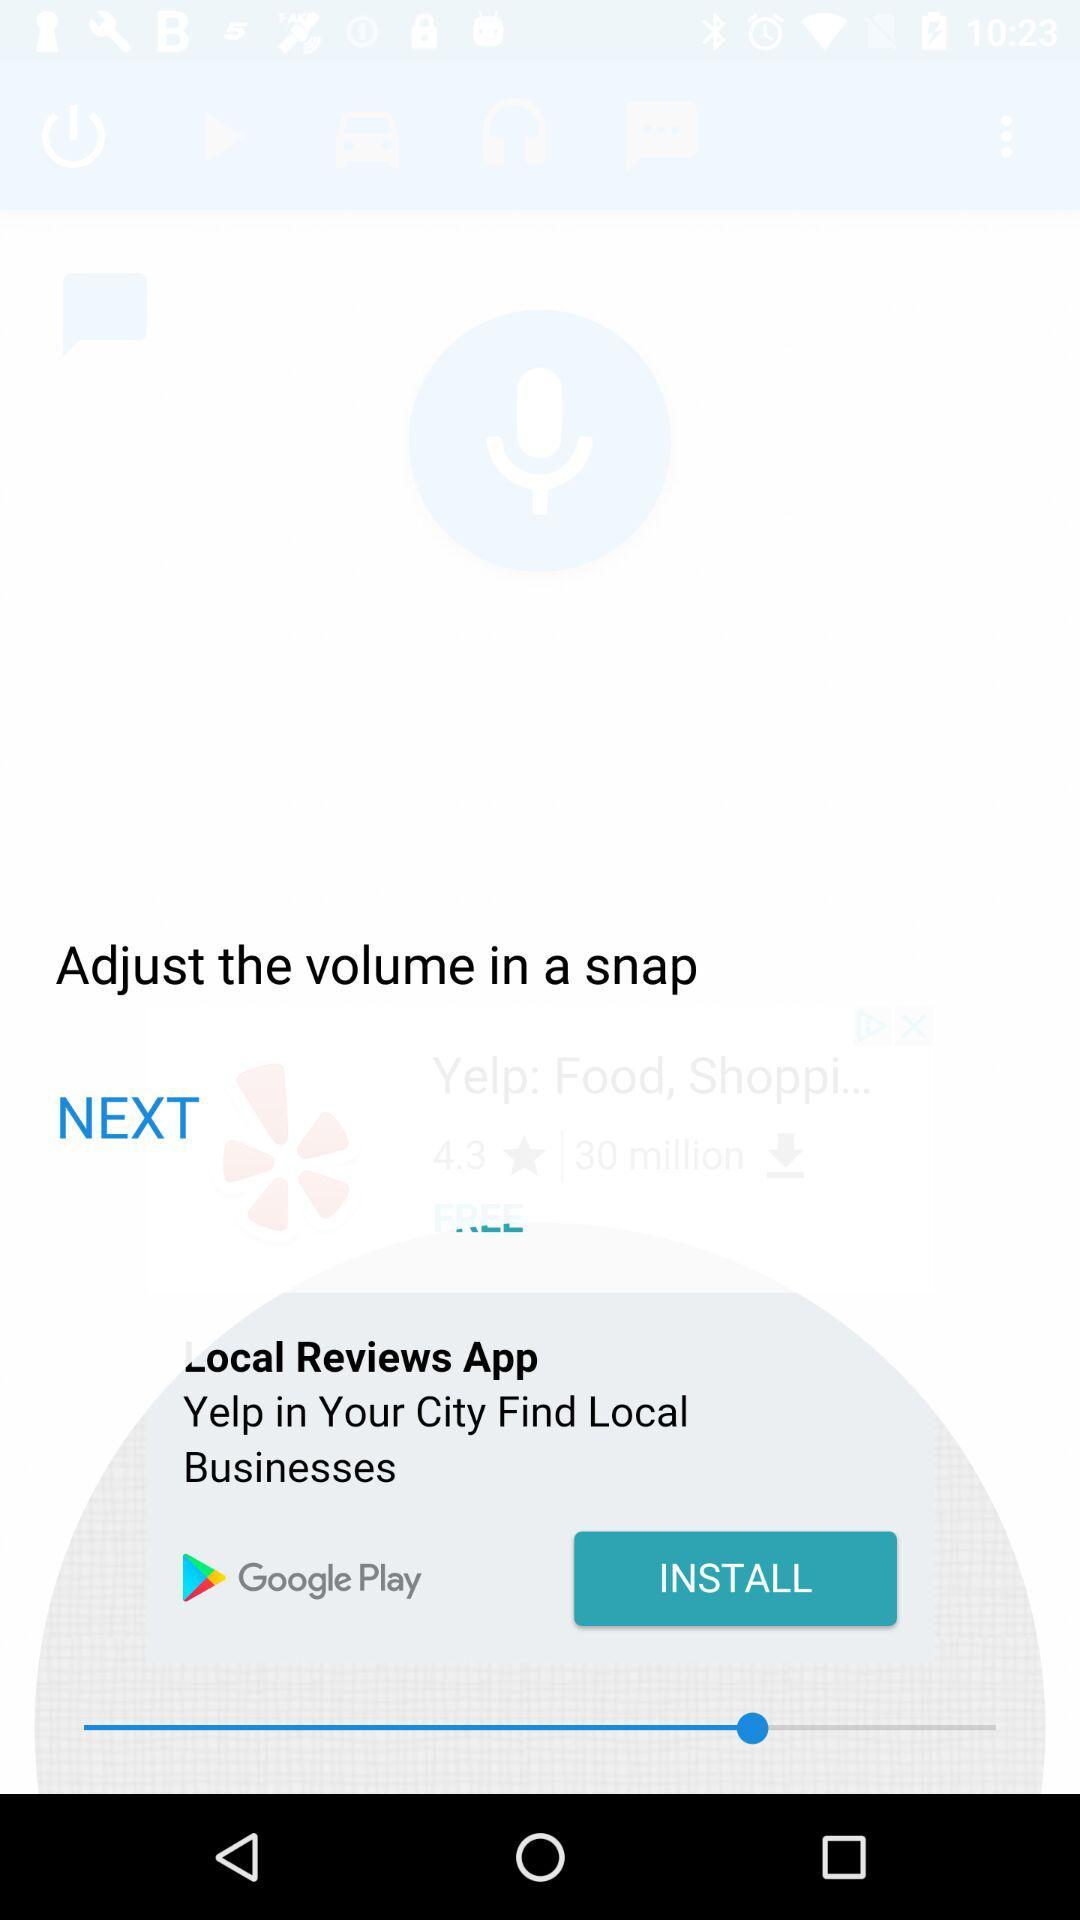 Image resolution: width=1080 pixels, height=1920 pixels. Describe the element at coordinates (1006, 135) in the screenshot. I see `the more icon` at that location.